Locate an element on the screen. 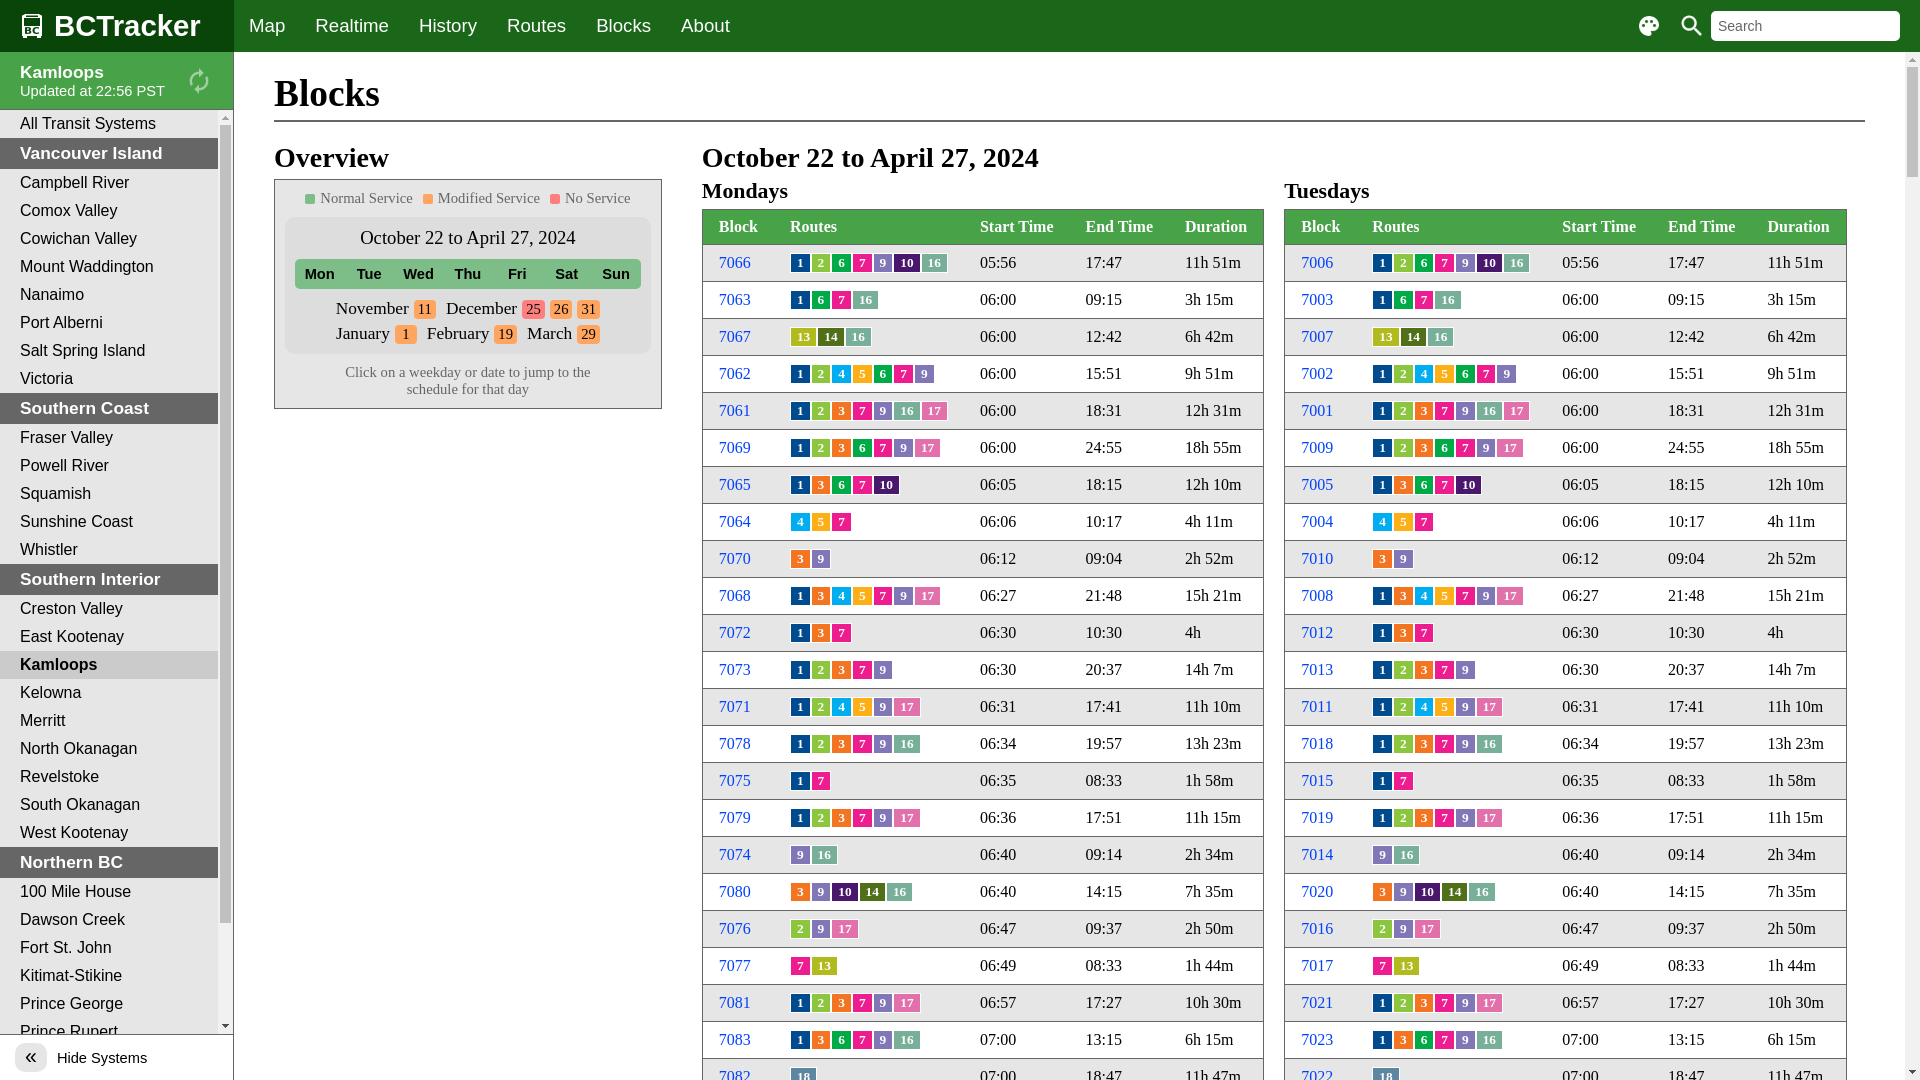 Image resolution: width=1920 pixels, height=1080 pixels. '29' is located at coordinates (575, 332).